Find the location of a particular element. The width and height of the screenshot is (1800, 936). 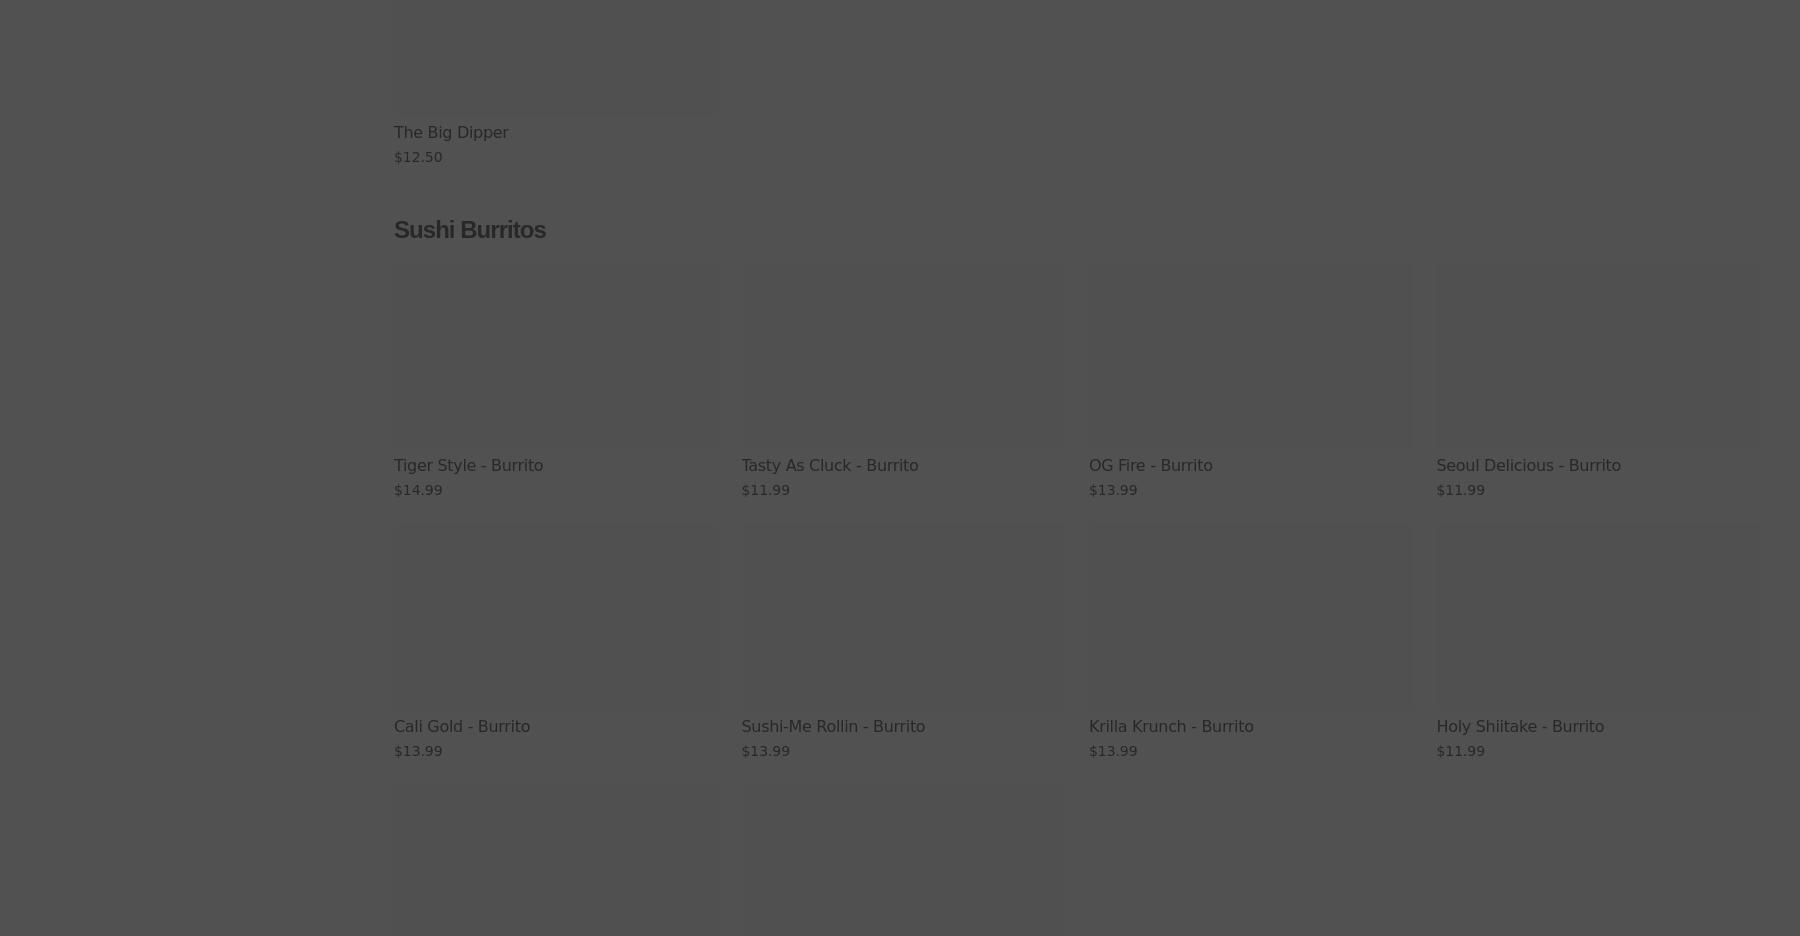

'$14.99' is located at coordinates (394, 488).